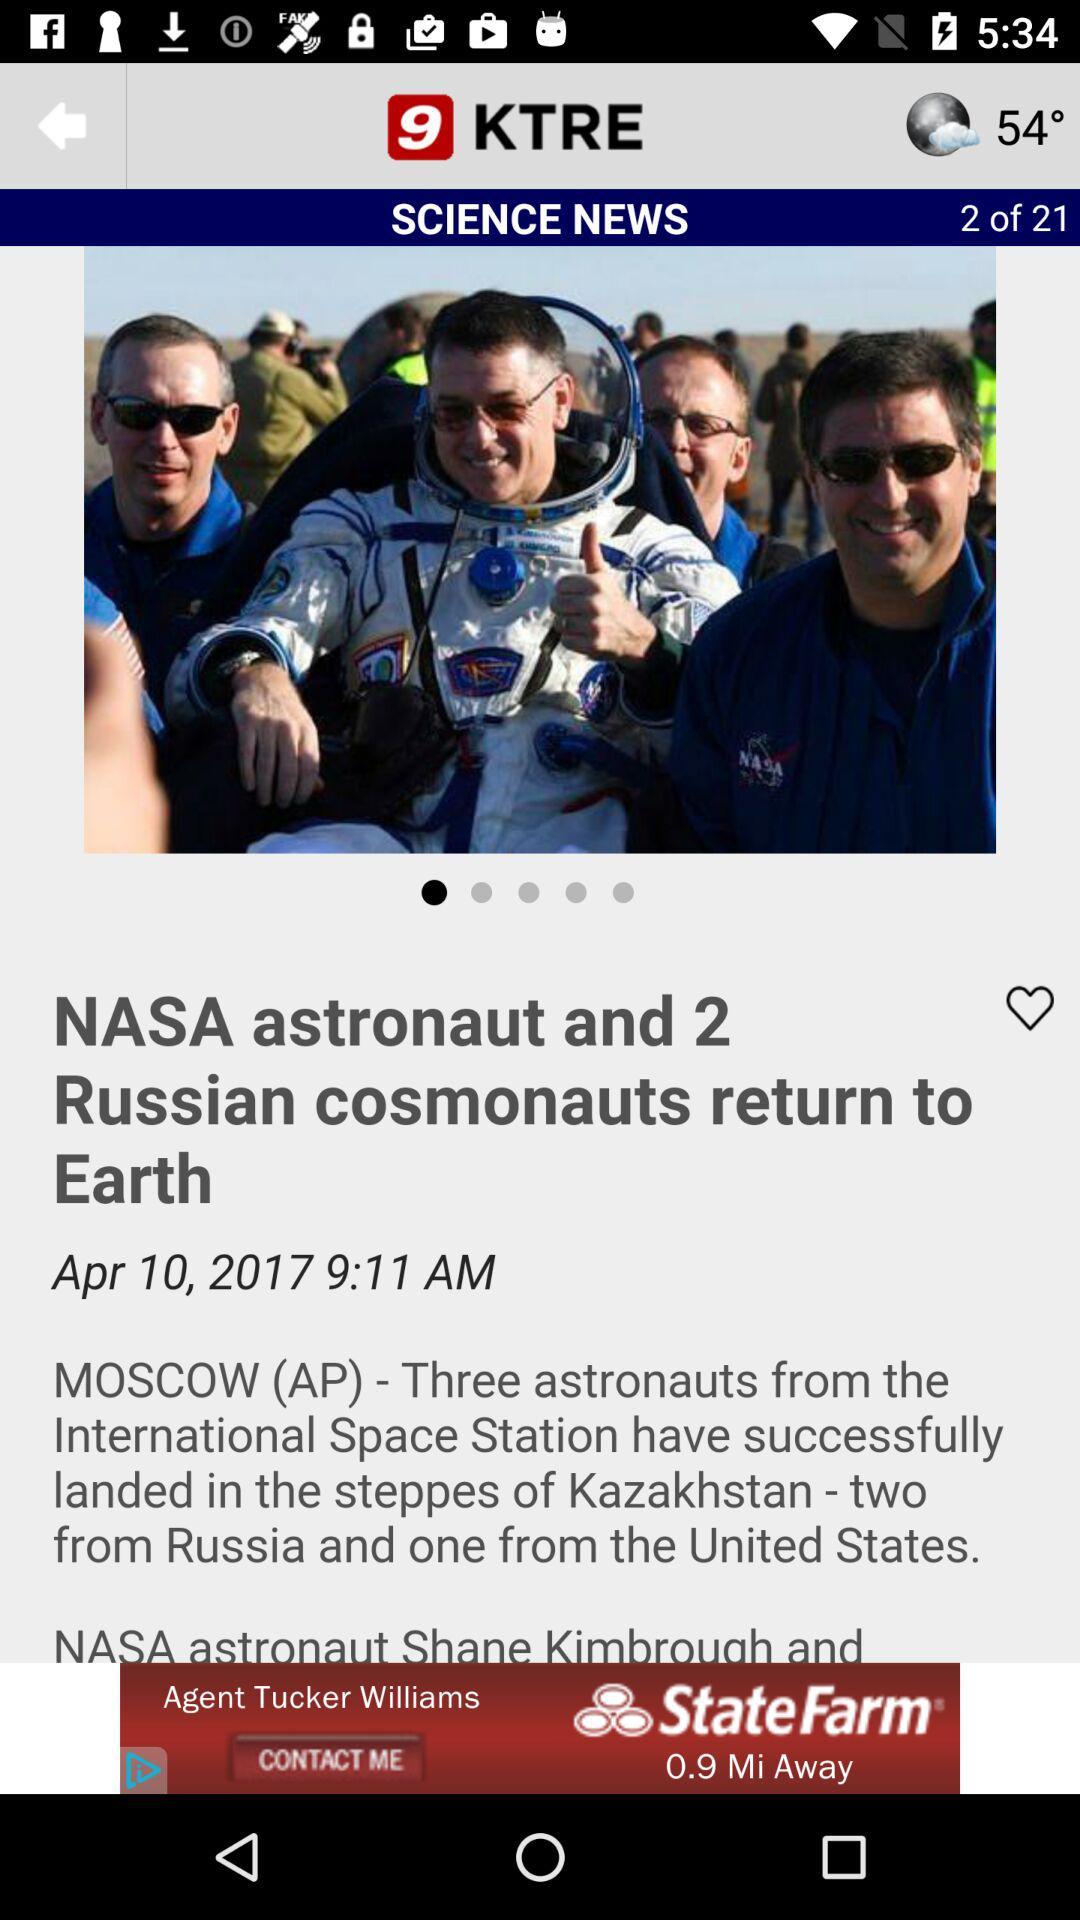  I want to click on title image page, so click(540, 124).